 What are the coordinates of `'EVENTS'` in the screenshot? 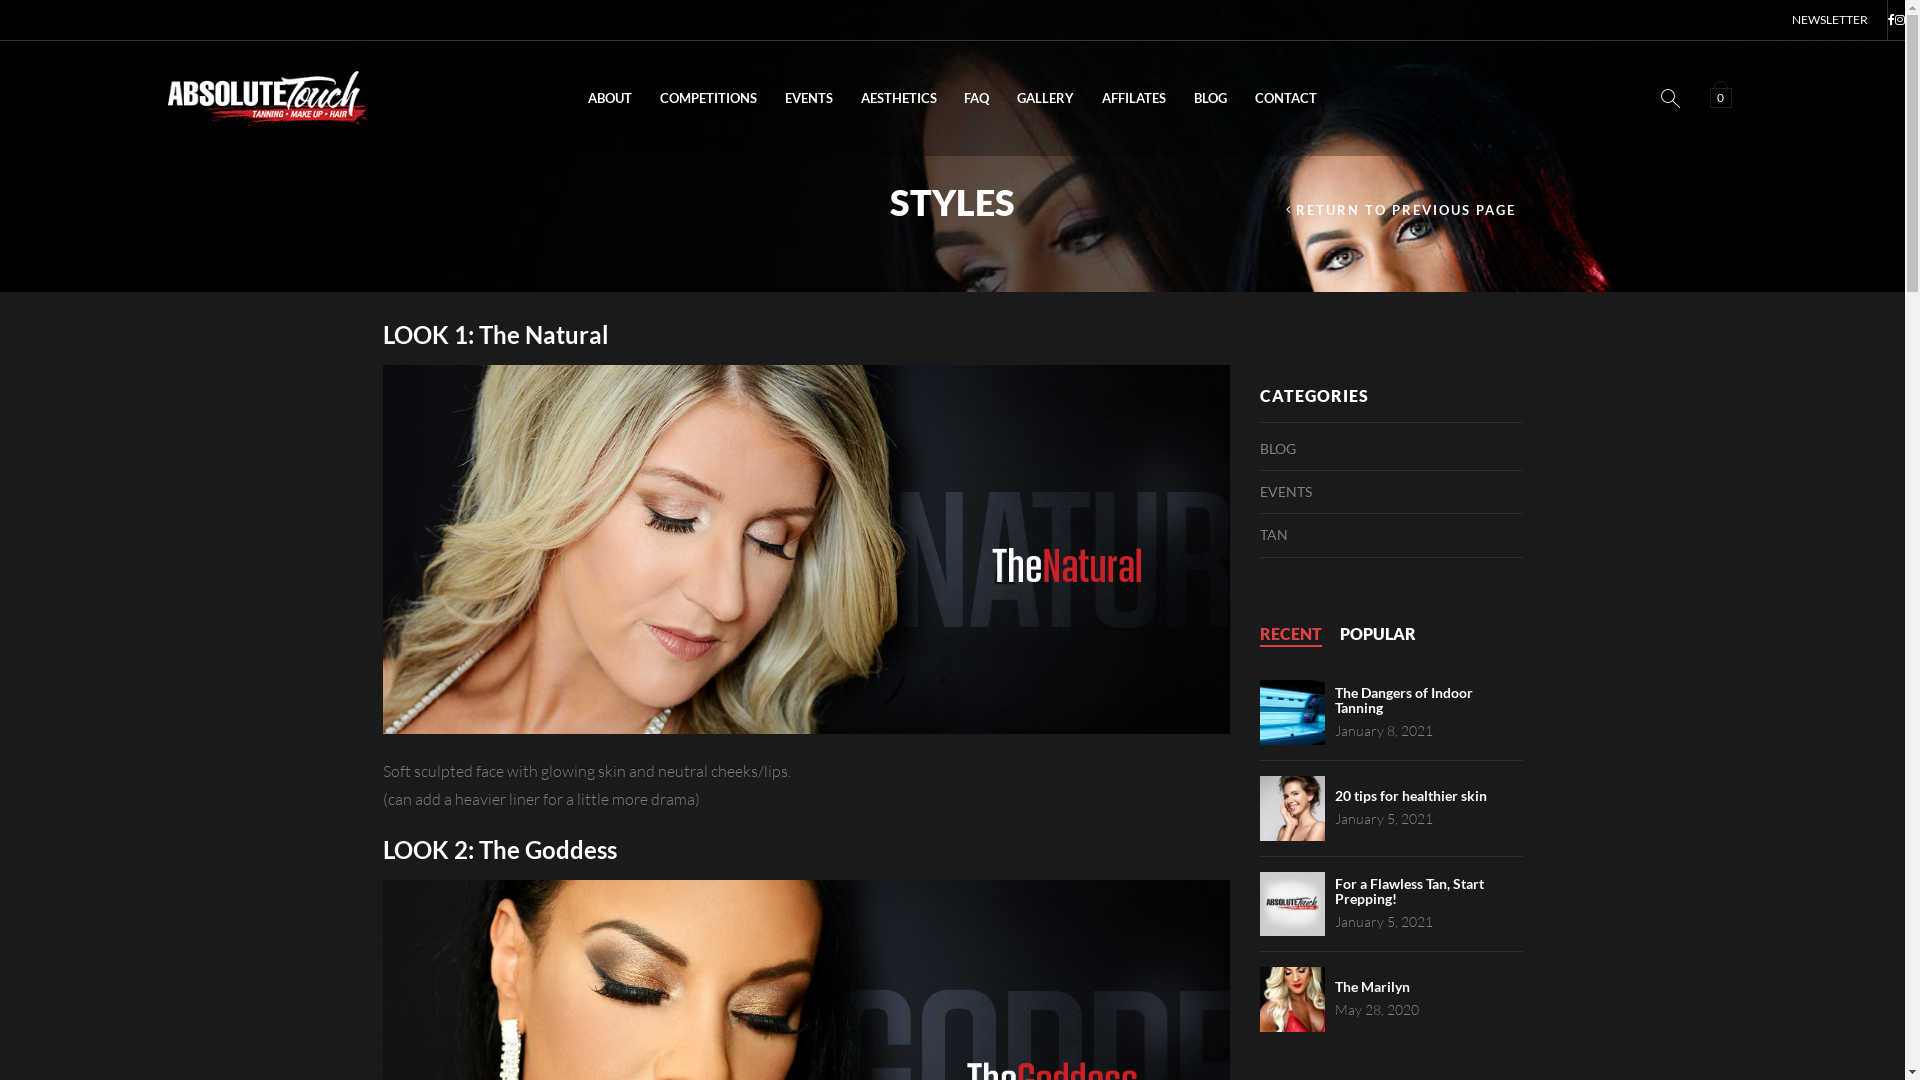 It's located at (809, 98).